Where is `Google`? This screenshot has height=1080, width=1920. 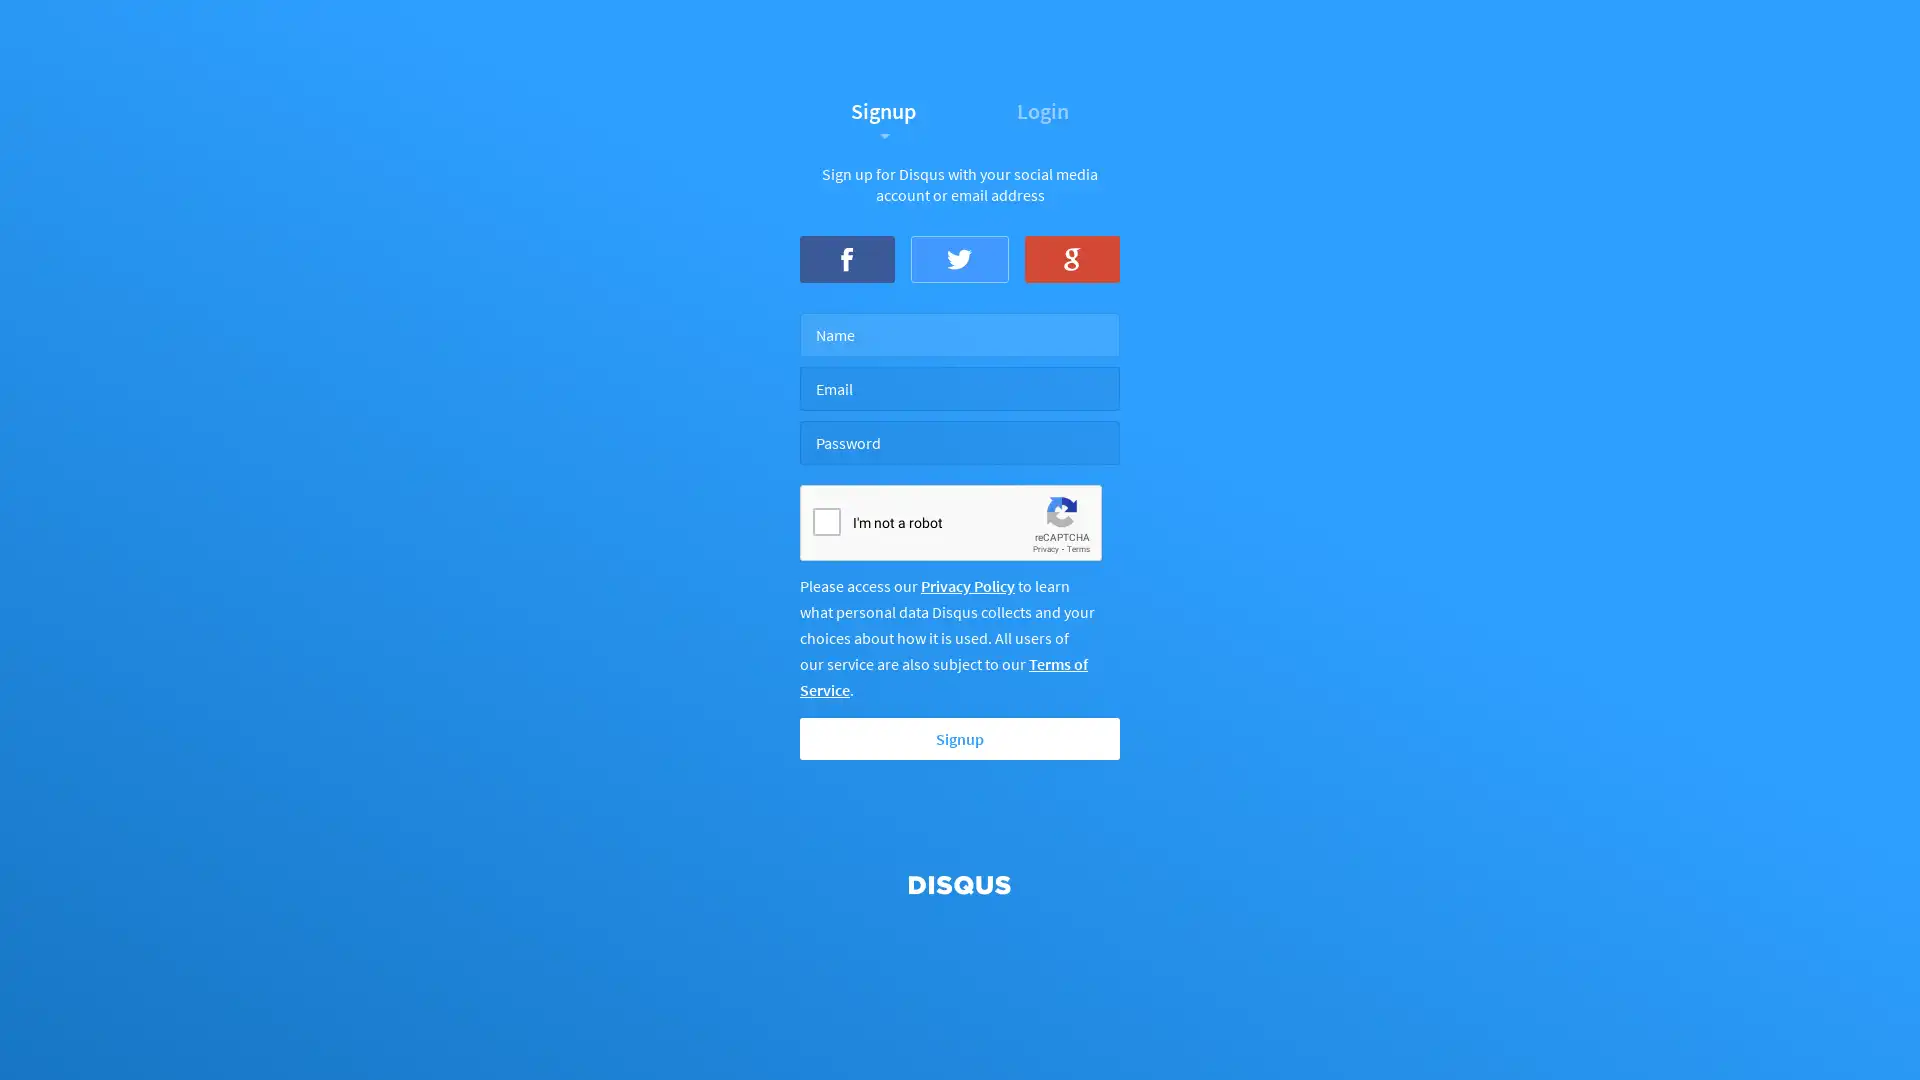 Google is located at coordinates (1070, 257).